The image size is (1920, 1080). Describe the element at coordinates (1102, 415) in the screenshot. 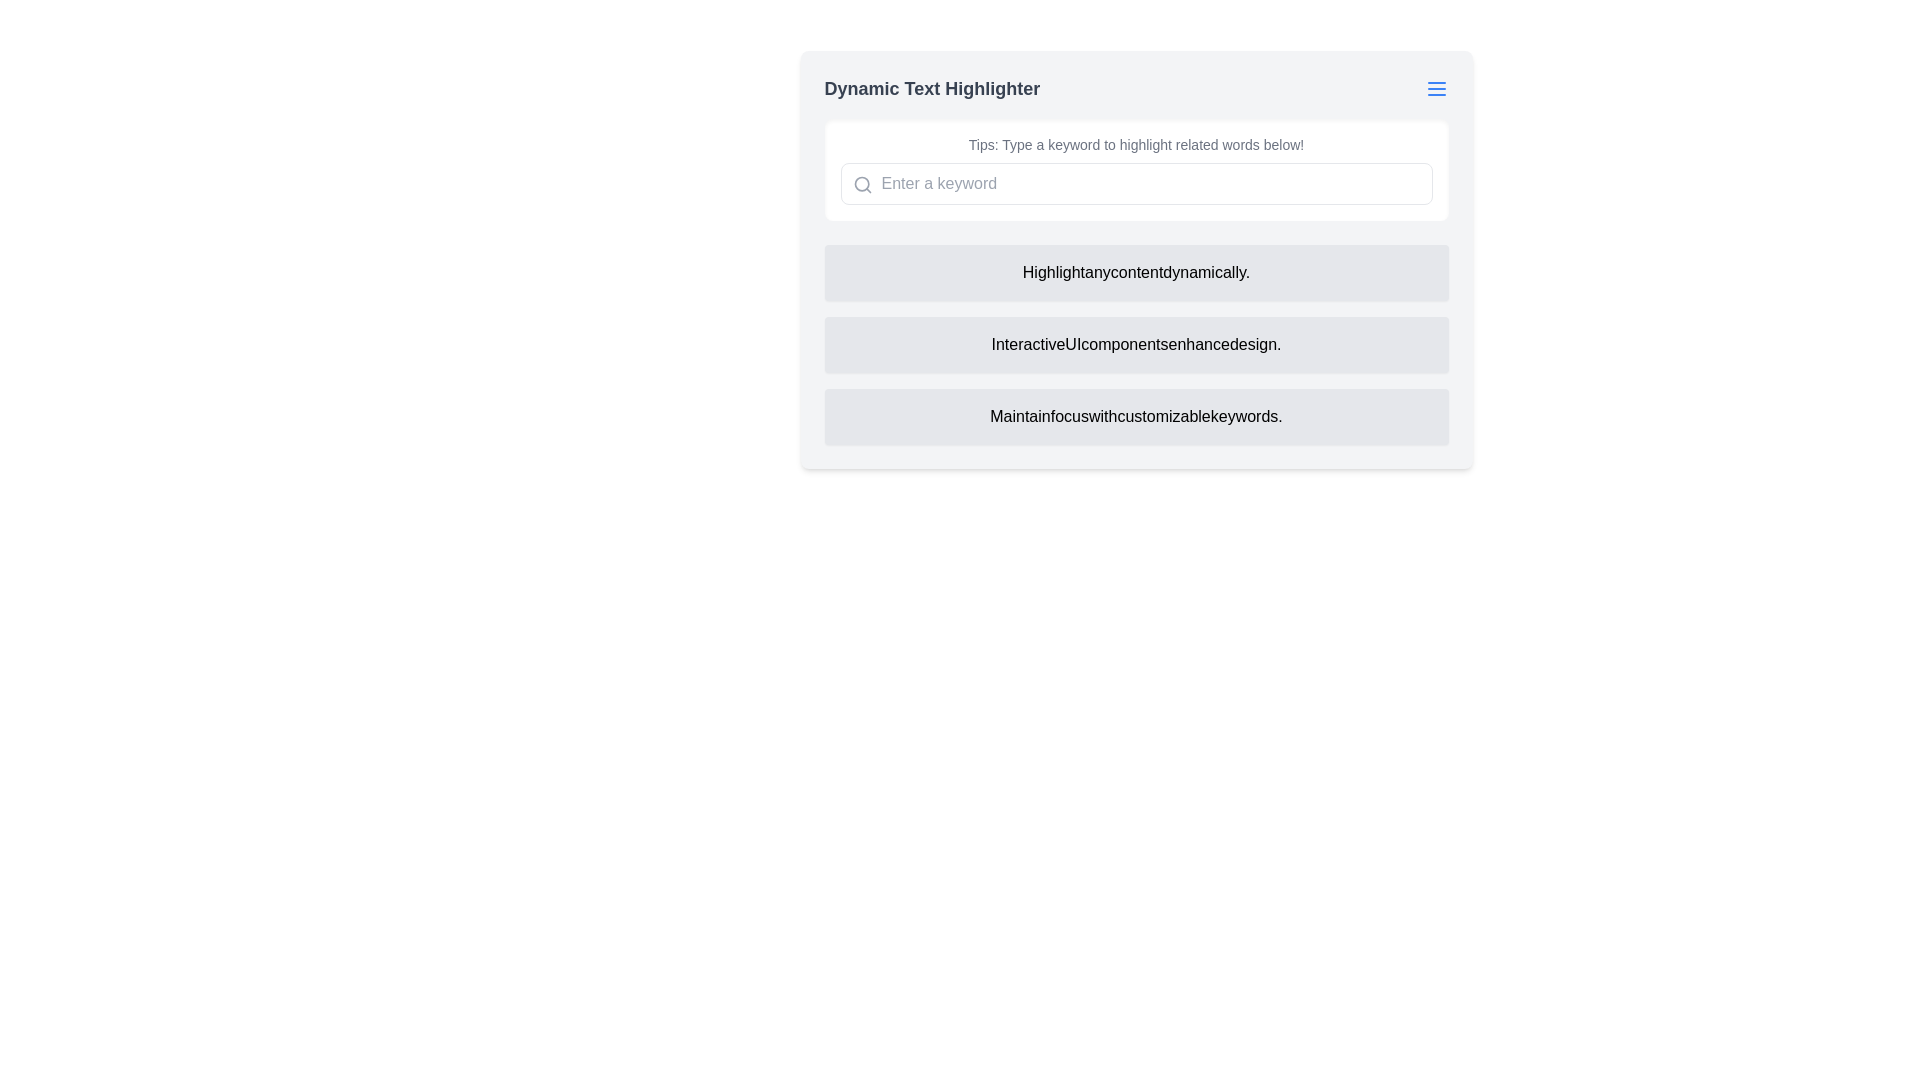

I see `the text element displaying 'with', which is the third word in the sentence 'Maintain focus with customizable keywords.'` at that location.